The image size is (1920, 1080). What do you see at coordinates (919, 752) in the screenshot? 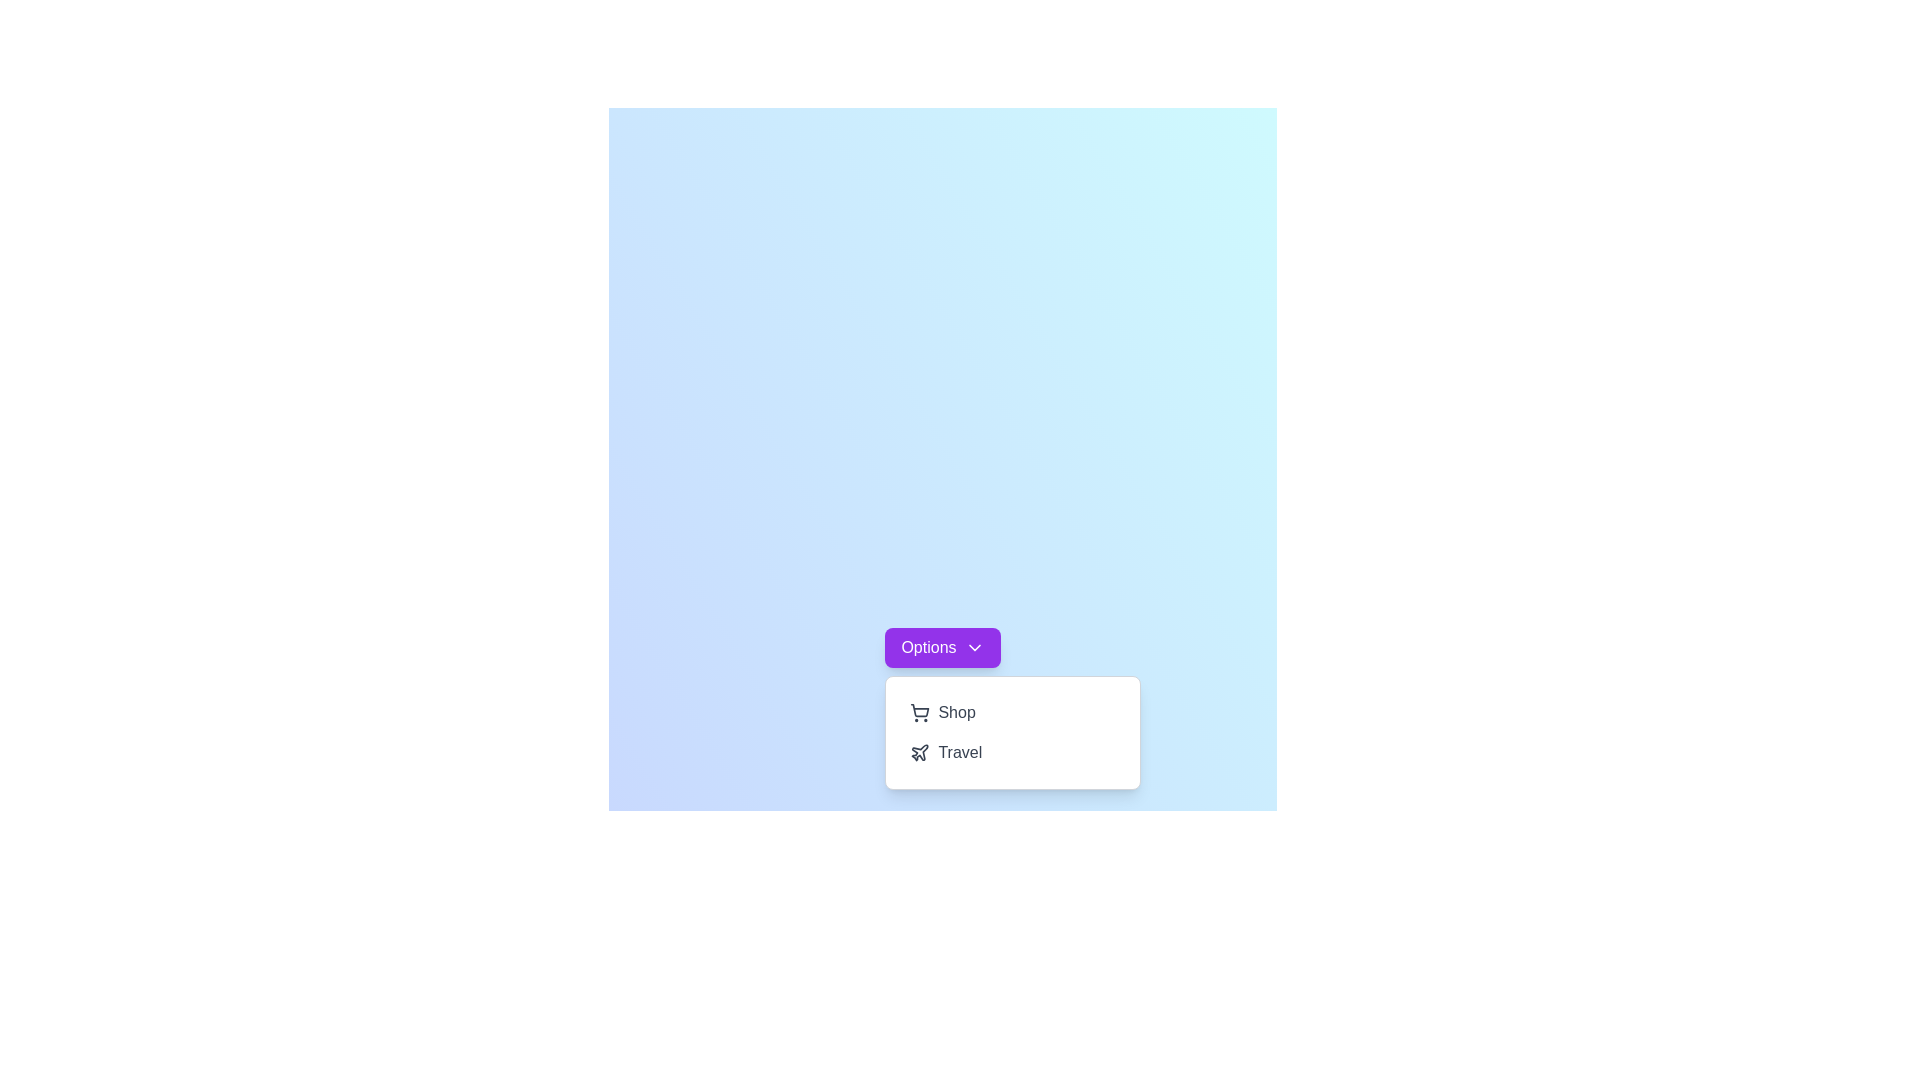
I see `airplane icon SVG element located in the bottom-right corner of the 'Travel' dropdown menu by opening the developer tools` at bounding box center [919, 752].